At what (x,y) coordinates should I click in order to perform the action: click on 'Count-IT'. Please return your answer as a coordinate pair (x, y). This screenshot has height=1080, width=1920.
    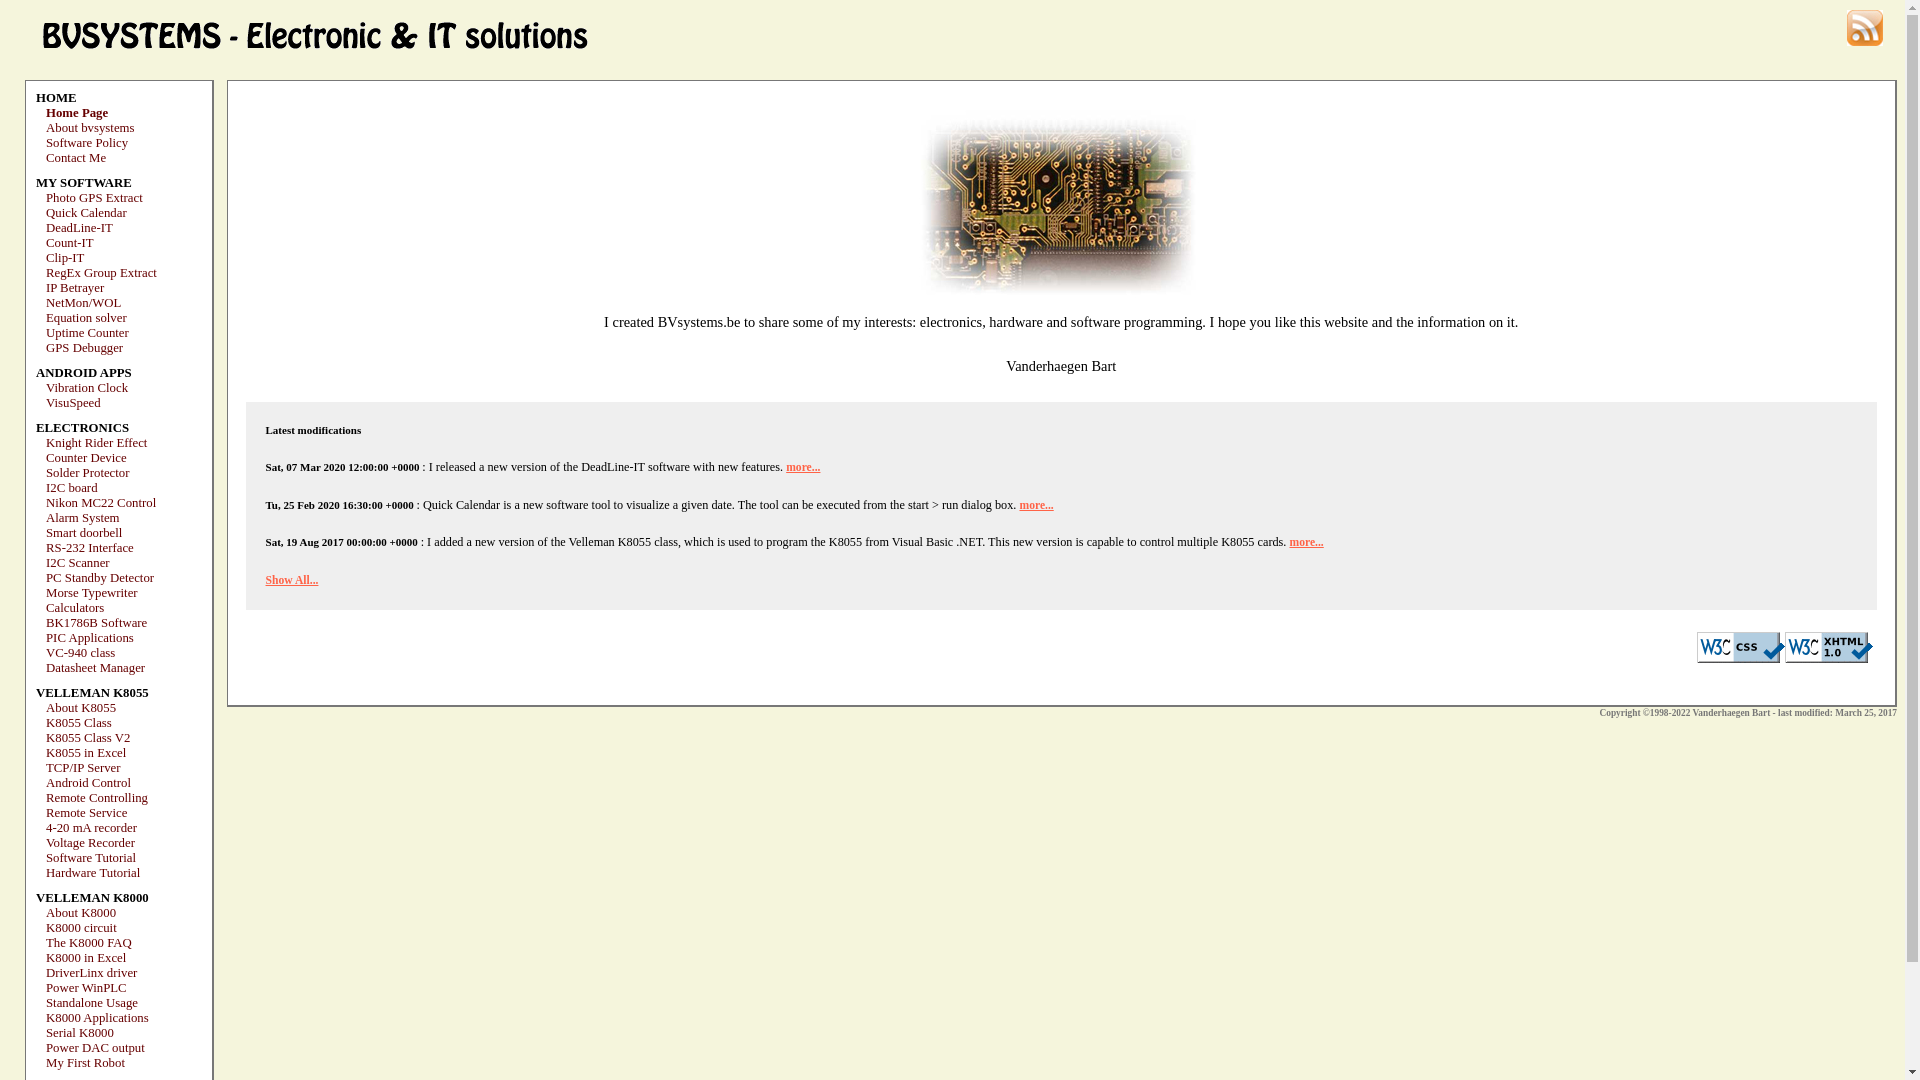
    Looking at the image, I should click on (70, 242).